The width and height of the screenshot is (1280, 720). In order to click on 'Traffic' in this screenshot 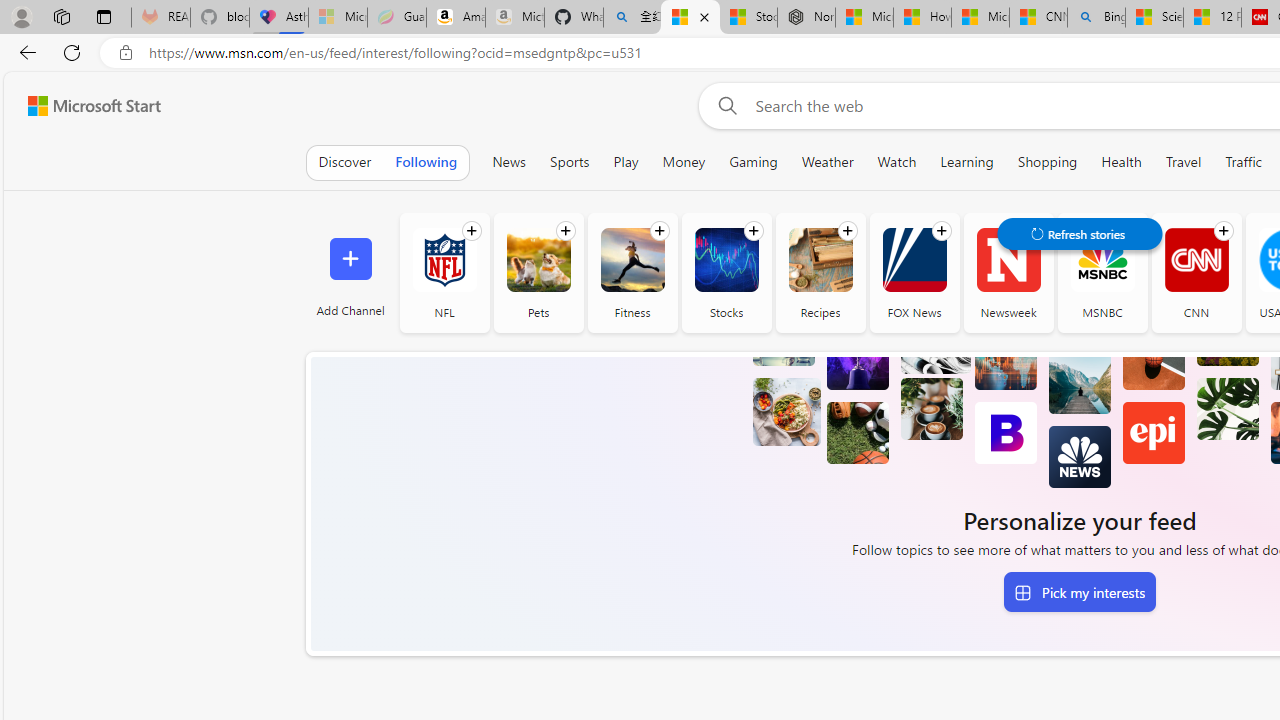, I will do `click(1243, 161)`.